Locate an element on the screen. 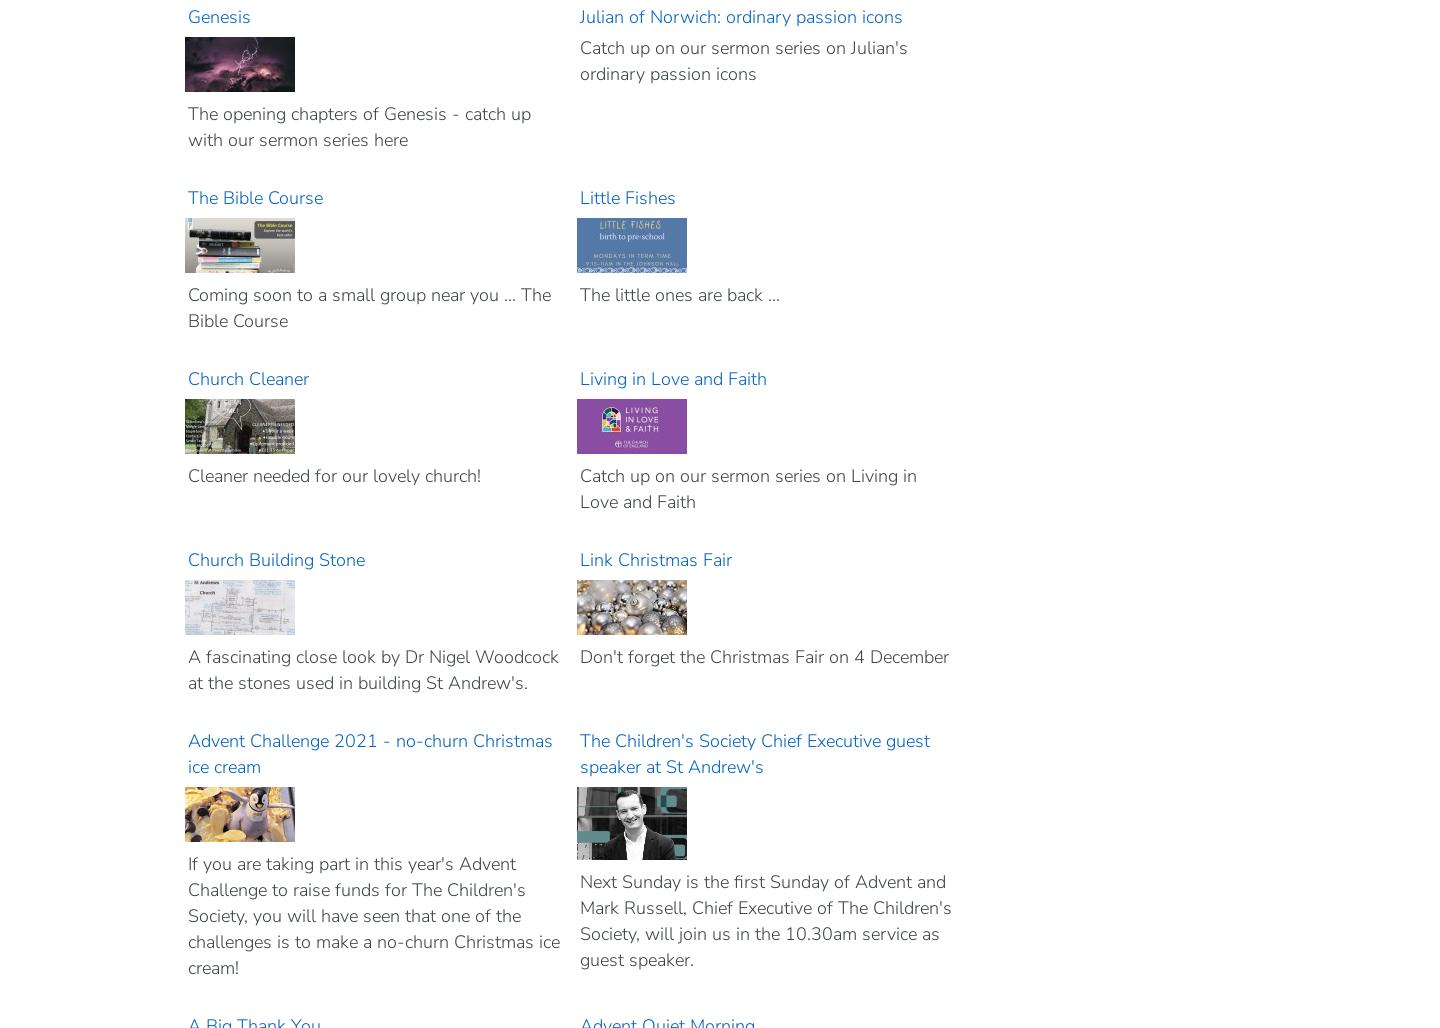 Image resolution: width=1440 pixels, height=1028 pixels. 'The Children's Society Chief Executive guest speaker at St Andrew's' is located at coordinates (752, 753).